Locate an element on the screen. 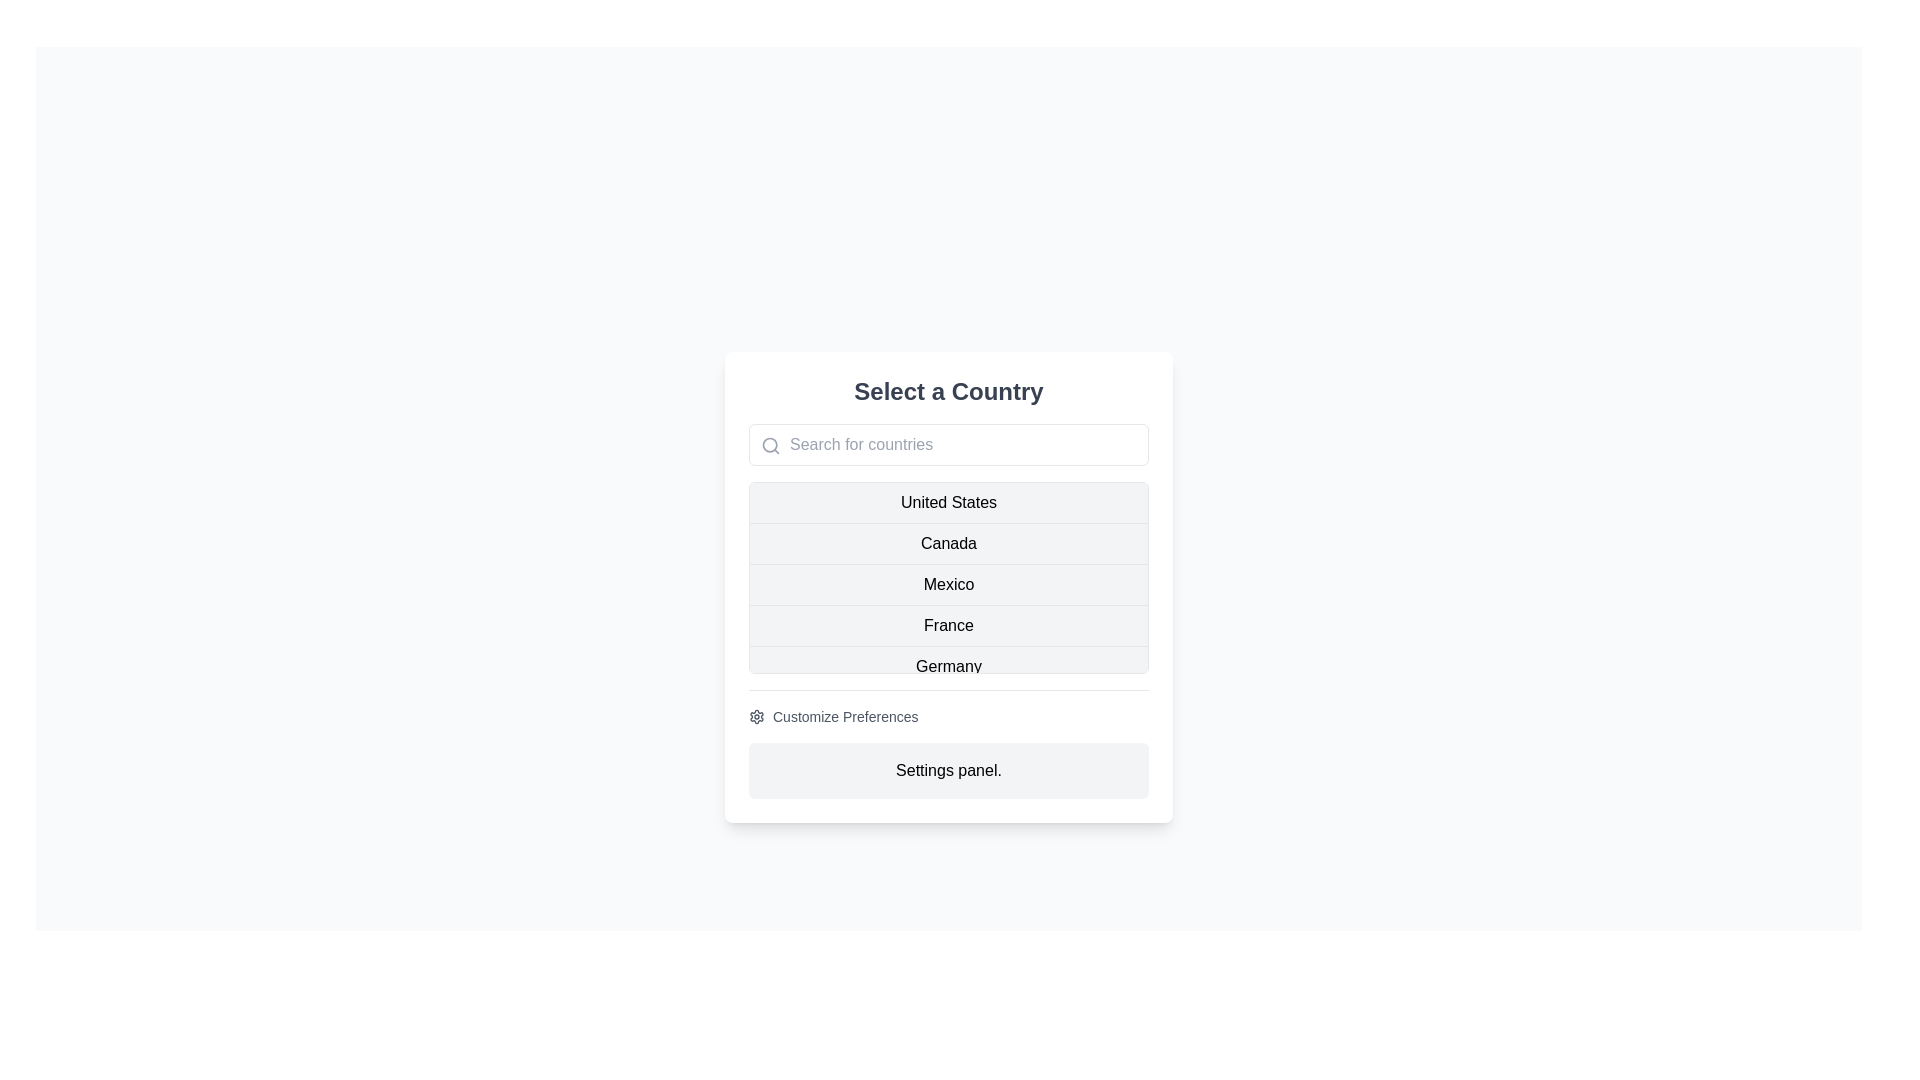 The width and height of the screenshot is (1920, 1080). to select the 'Germany' option in the dropdown menu, which is the fifth item in the list of countries is located at coordinates (948, 666).